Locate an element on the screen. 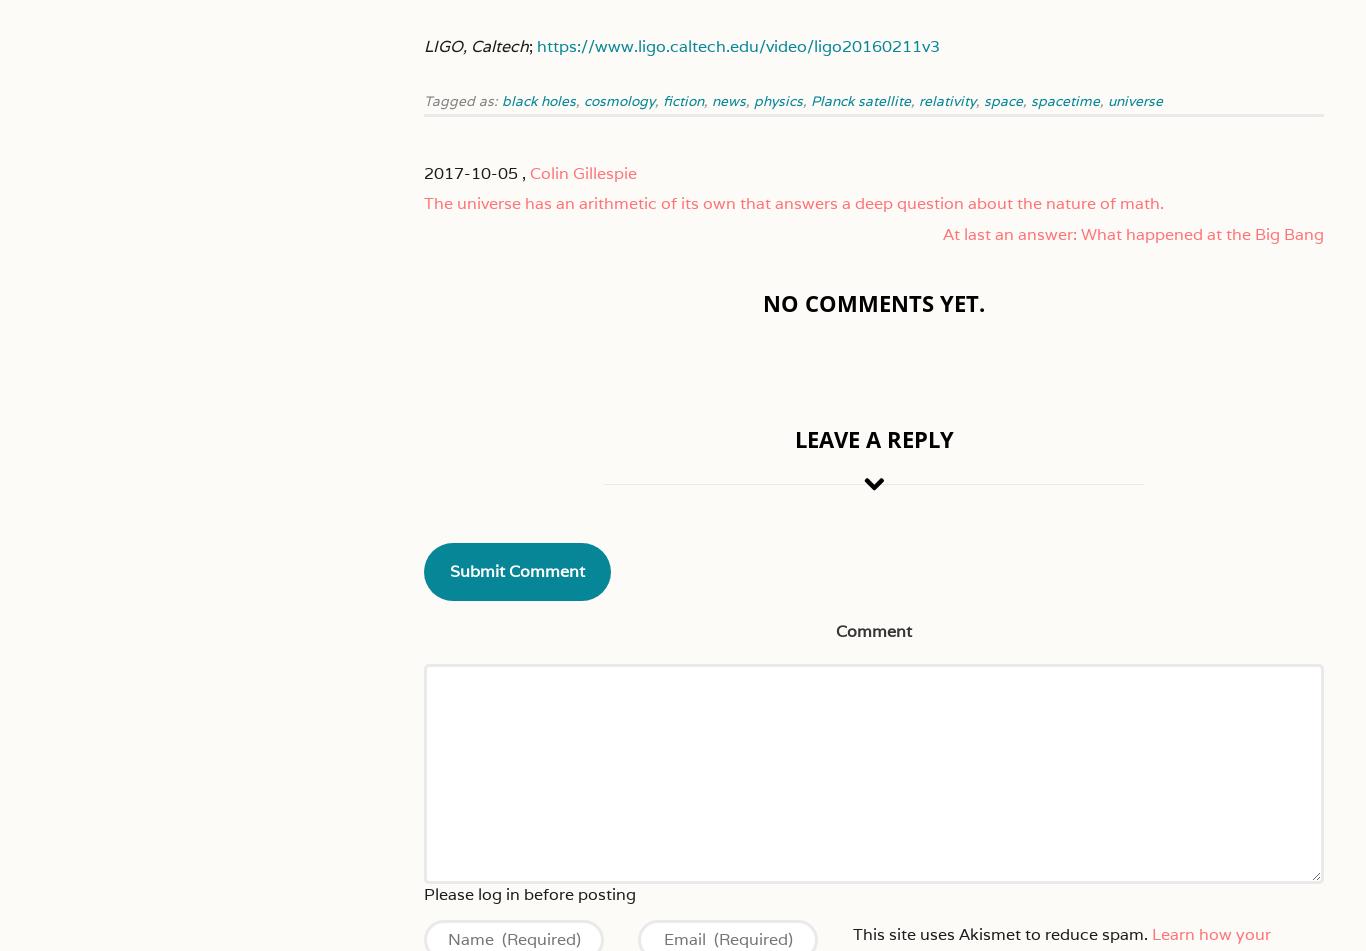  'LIGO, Caltech' is located at coordinates (476, 45).